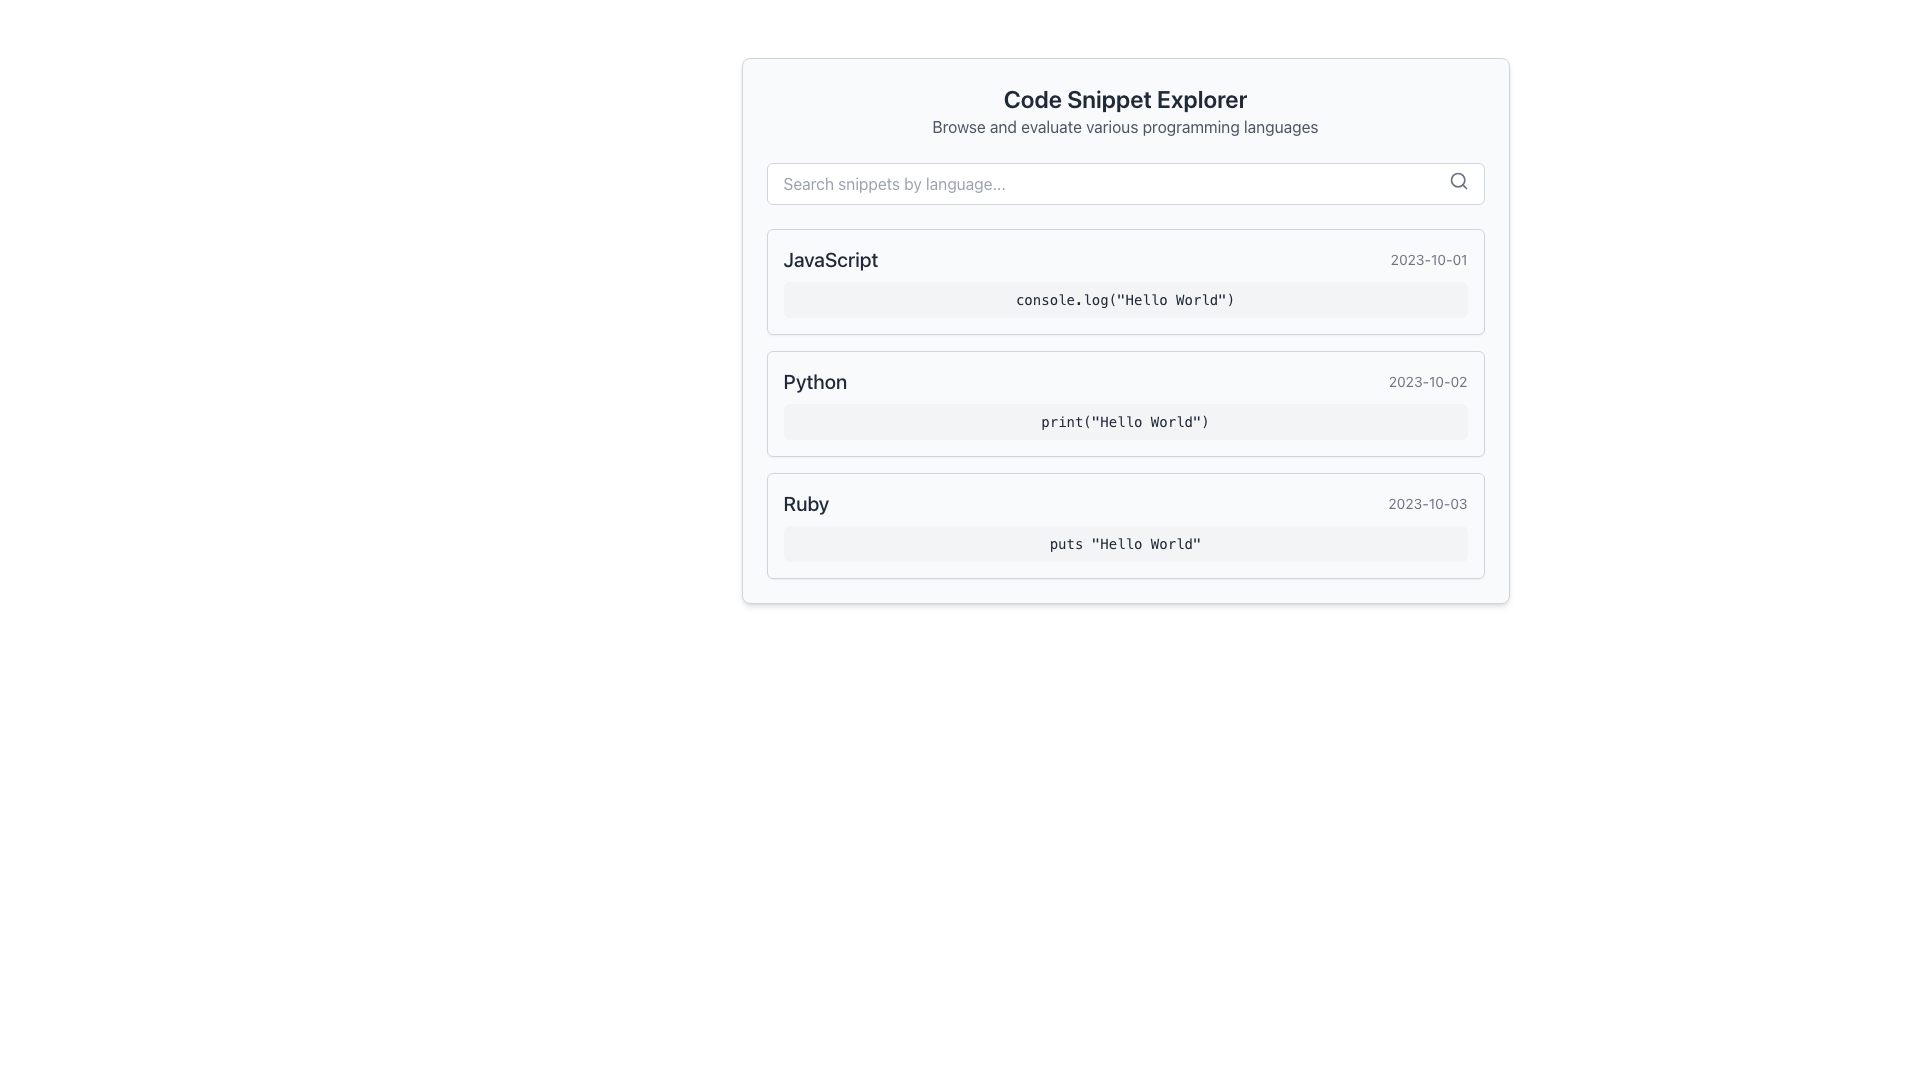 The image size is (1920, 1080). Describe the element at coordinates (1428, 258) in the screenshot. I see `the date label positioned in the topmost language snippet block, aligned to the right of the 'JavaScript' label` at that location.